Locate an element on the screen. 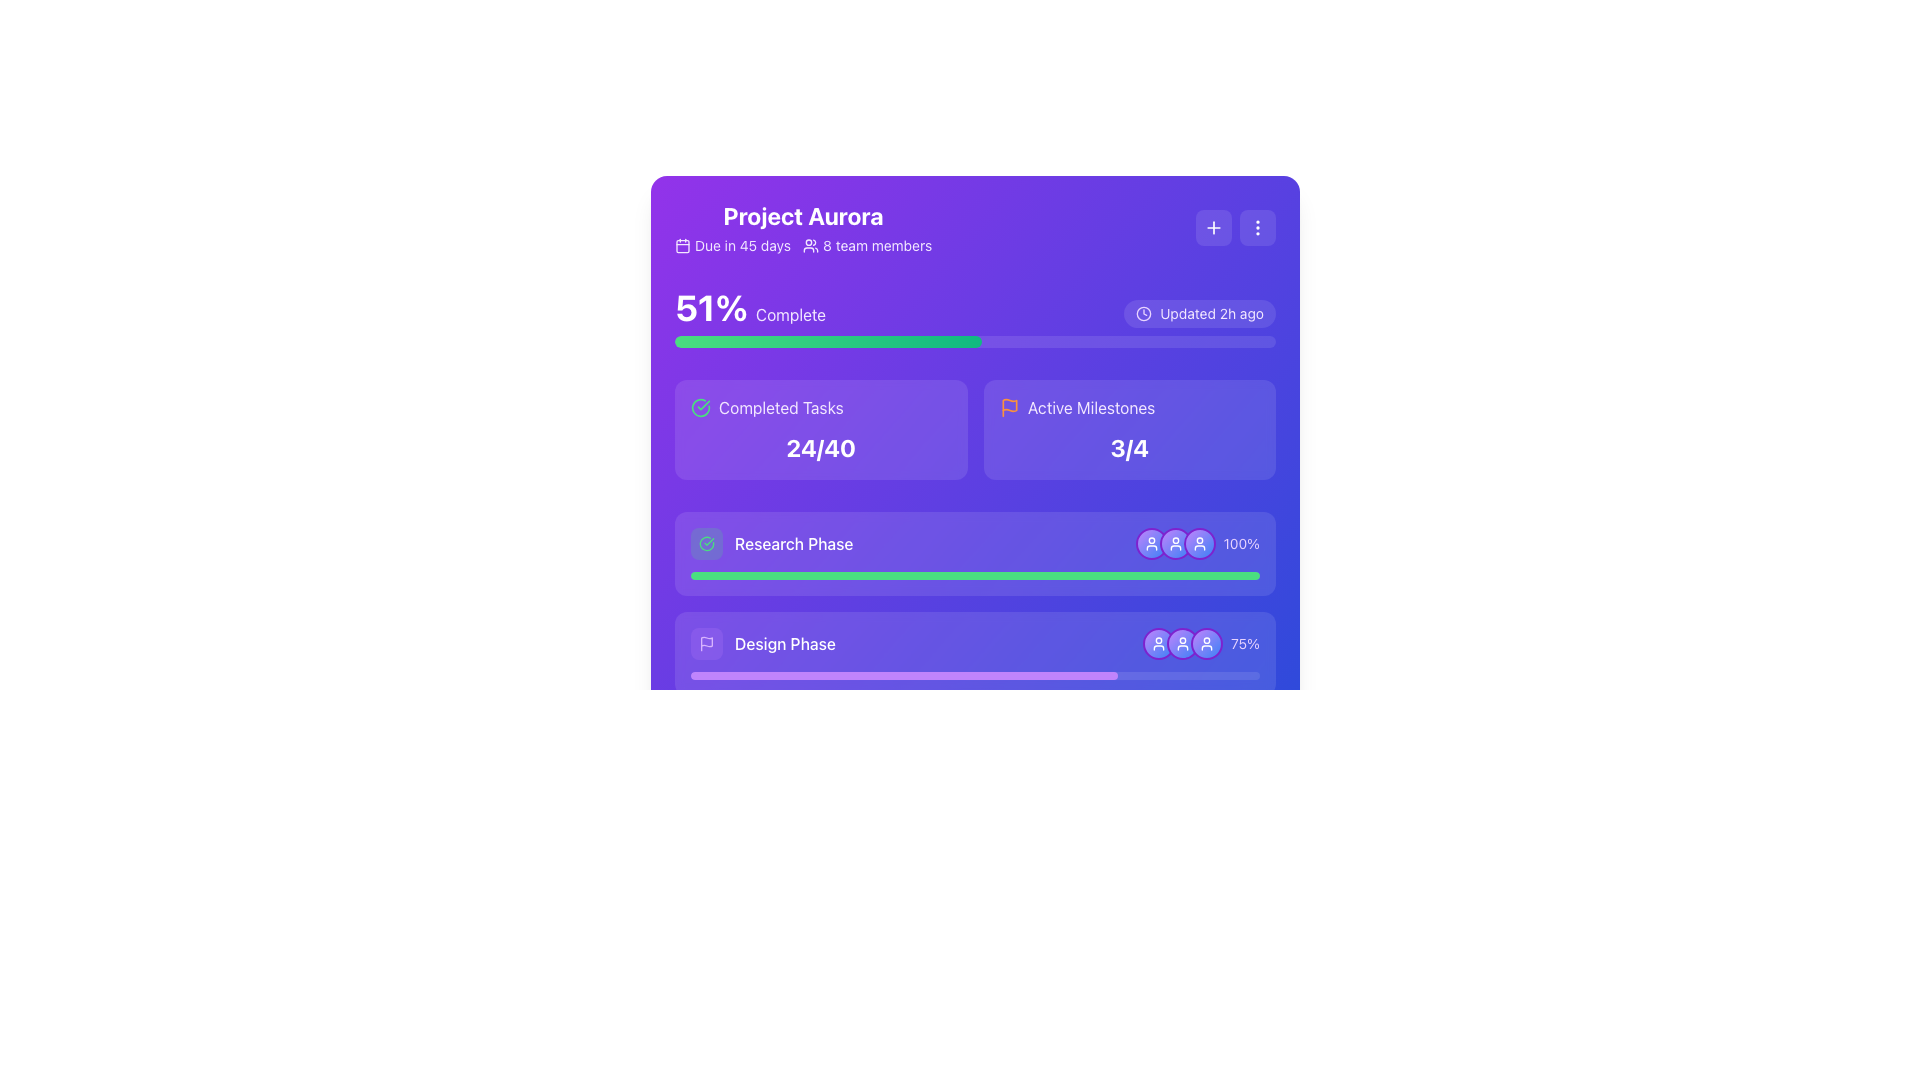  the user profile silhouette icon embedded in a circular gradient button located is located at coordinates (1175, 543).